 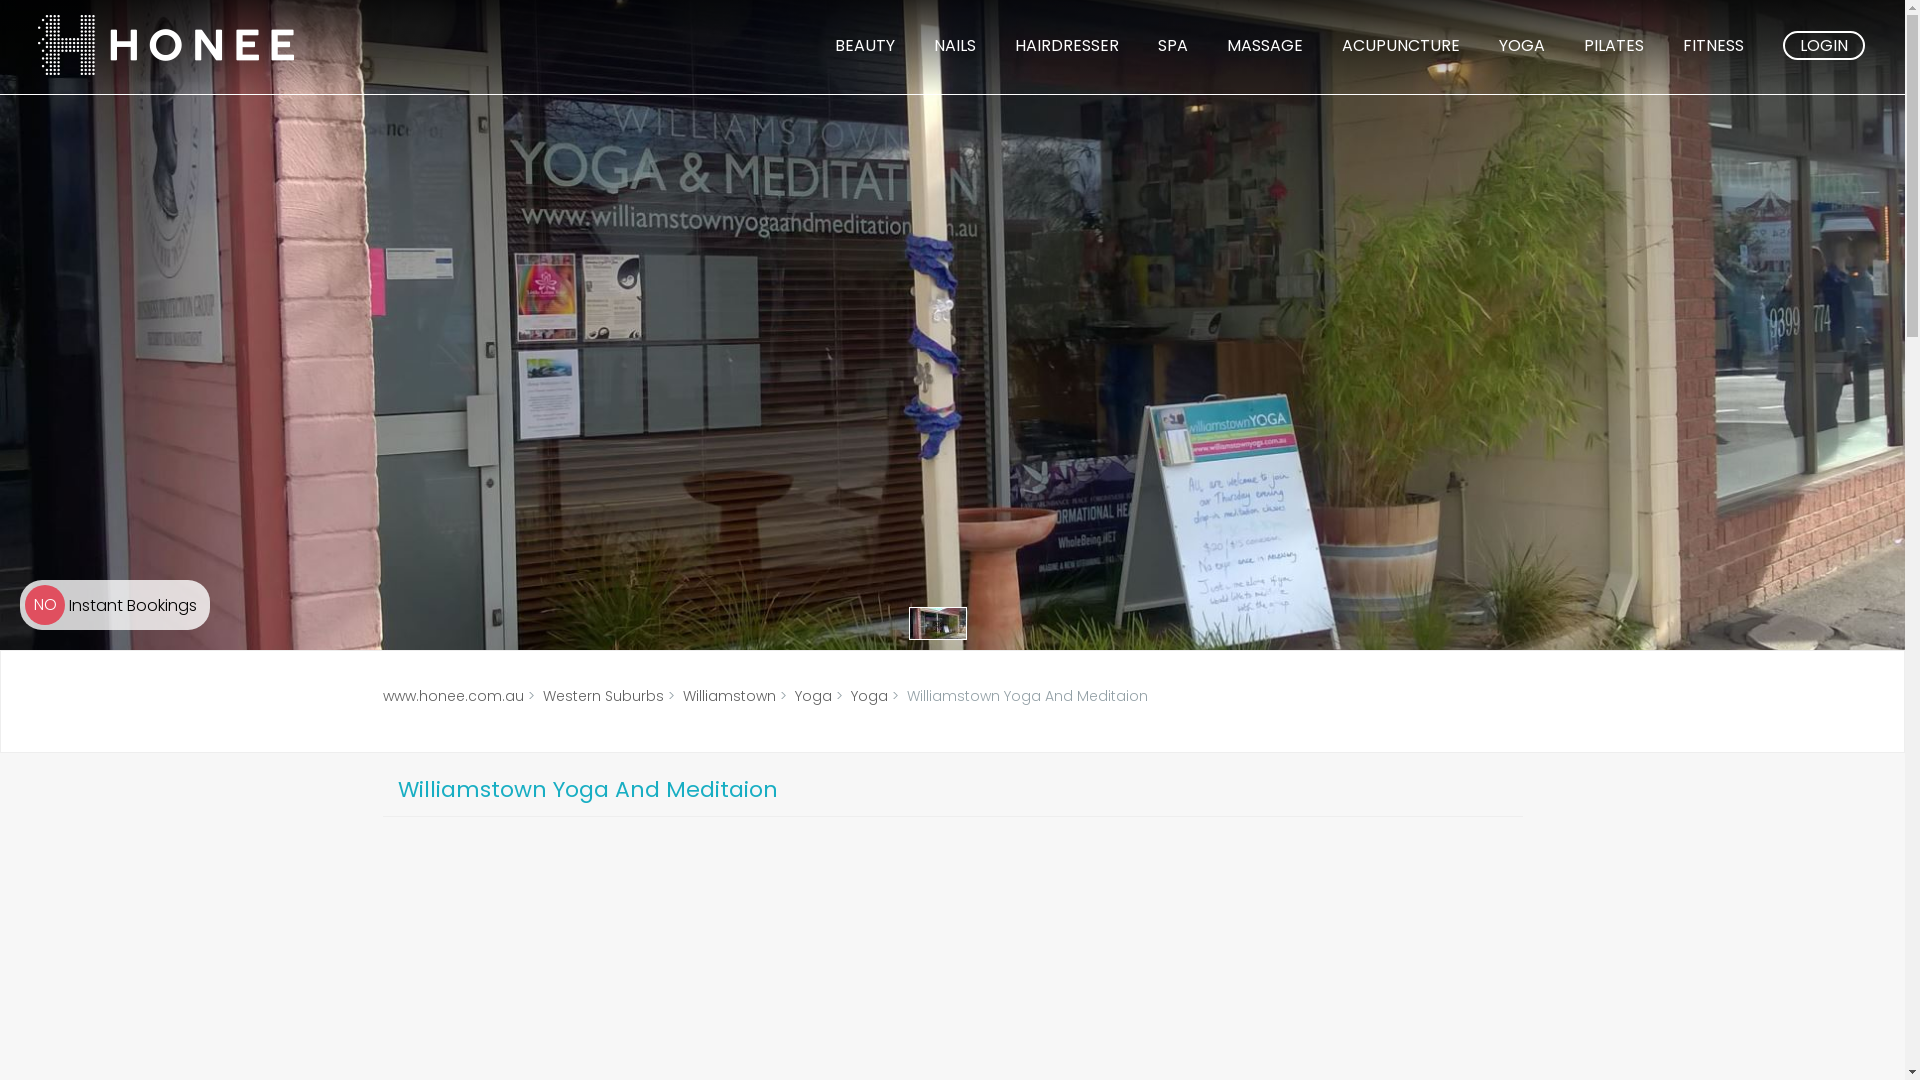 I want to click on 'BEAUTY', so click(x=864, y=45).